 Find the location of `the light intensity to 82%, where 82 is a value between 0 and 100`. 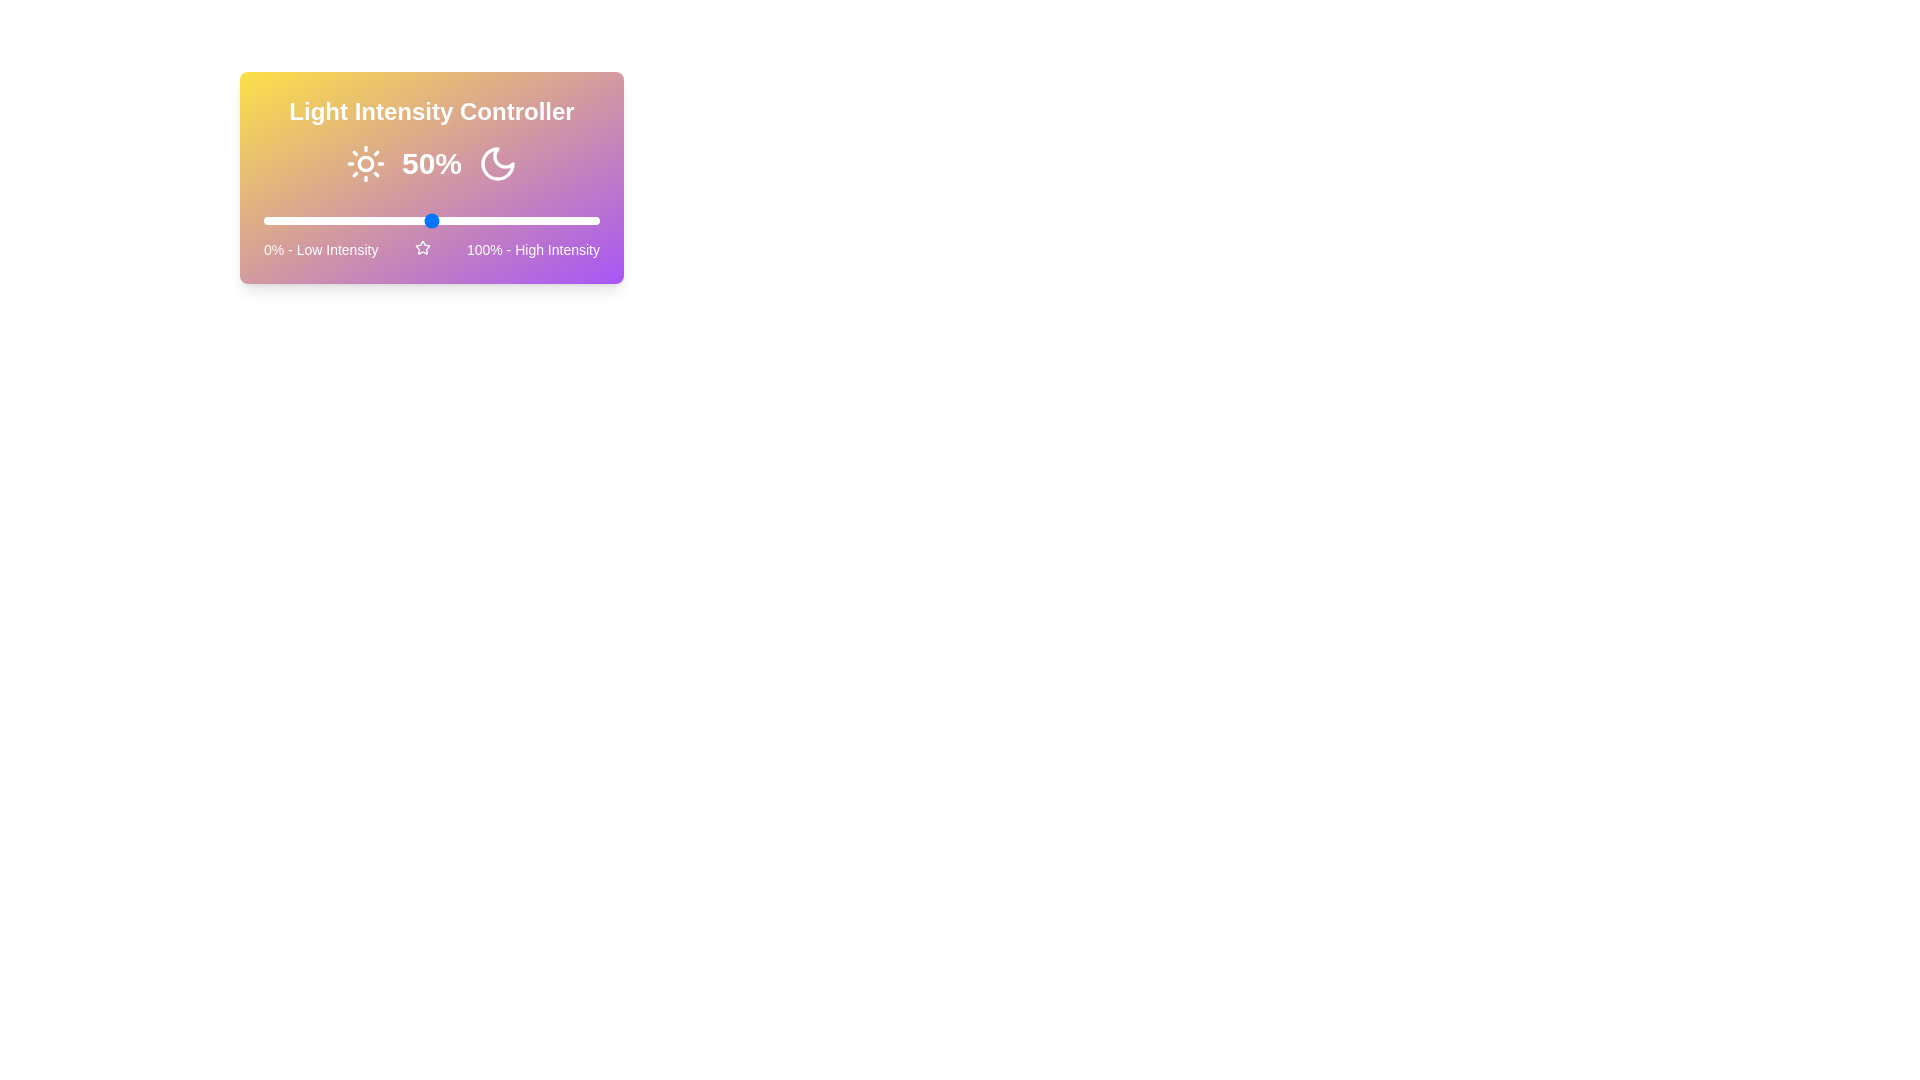

the light intensity to 82%, where 82 is a value between 0 and 100 is located at coordinates (539, 220).